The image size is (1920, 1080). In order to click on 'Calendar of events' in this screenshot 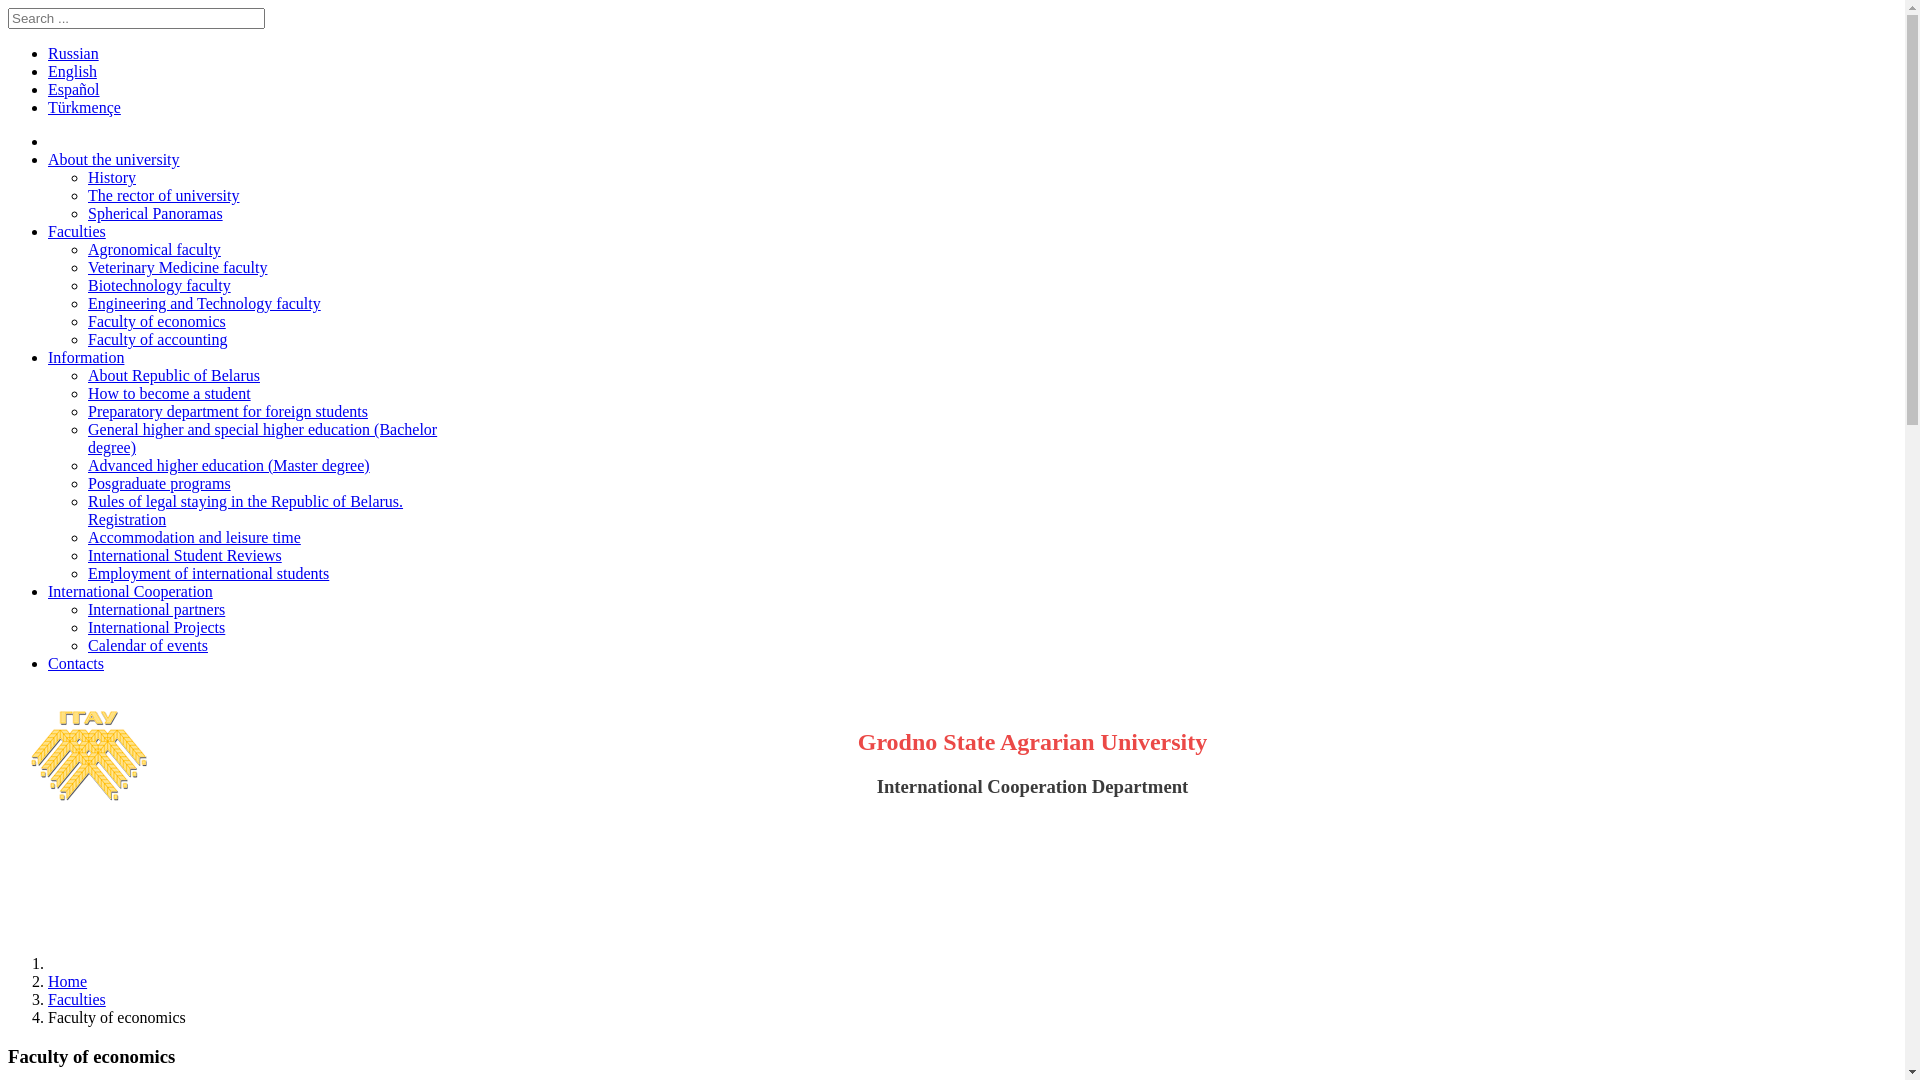, I will do `click(147, 645)`.